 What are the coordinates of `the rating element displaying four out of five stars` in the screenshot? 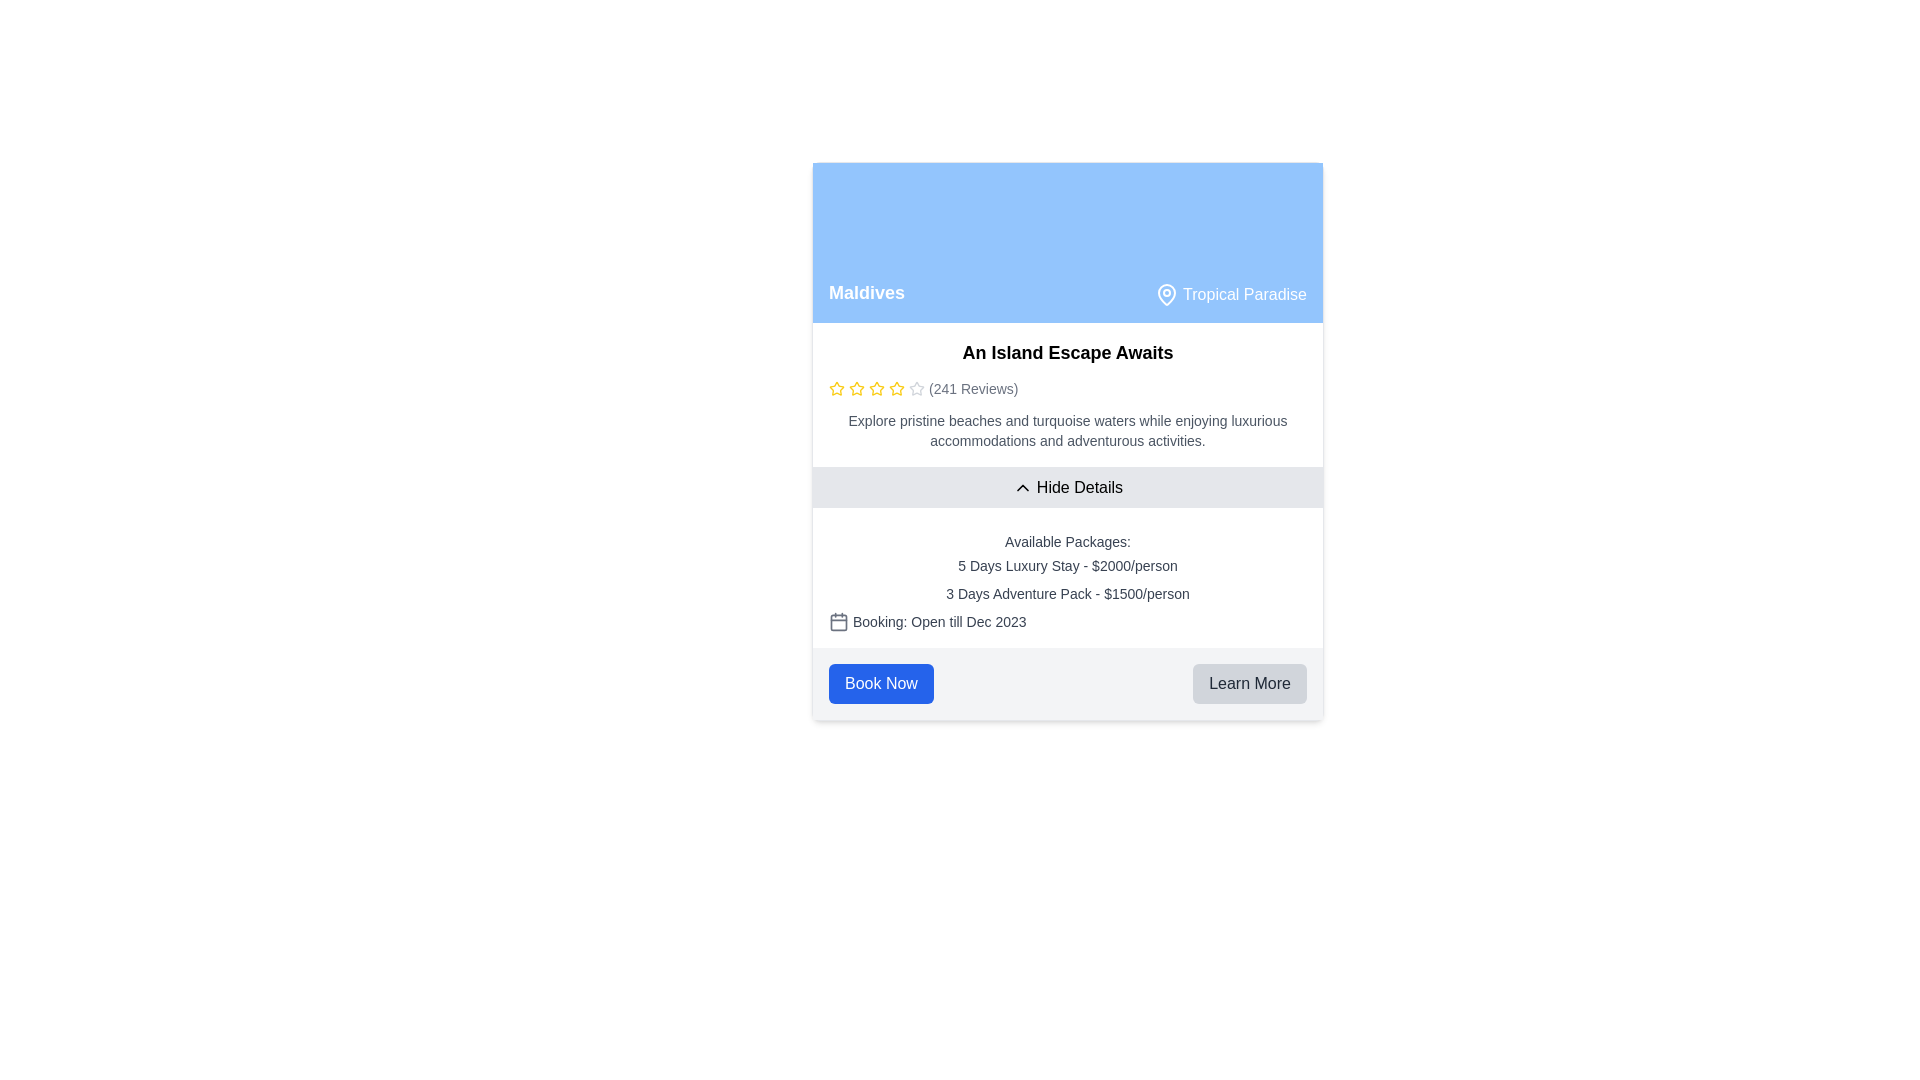 It's located at (1067, 389).